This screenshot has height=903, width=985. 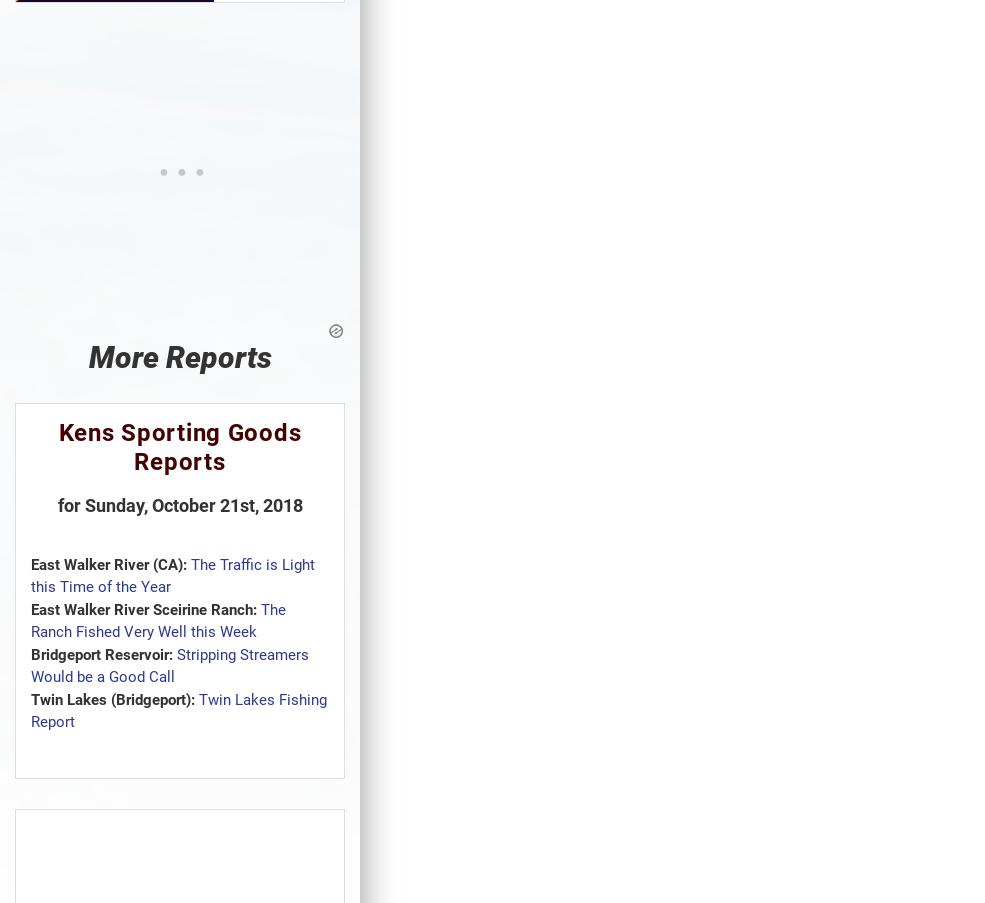 I want to click on 'for Sunday, October 21st, 2018', so click(x=179, y=504).